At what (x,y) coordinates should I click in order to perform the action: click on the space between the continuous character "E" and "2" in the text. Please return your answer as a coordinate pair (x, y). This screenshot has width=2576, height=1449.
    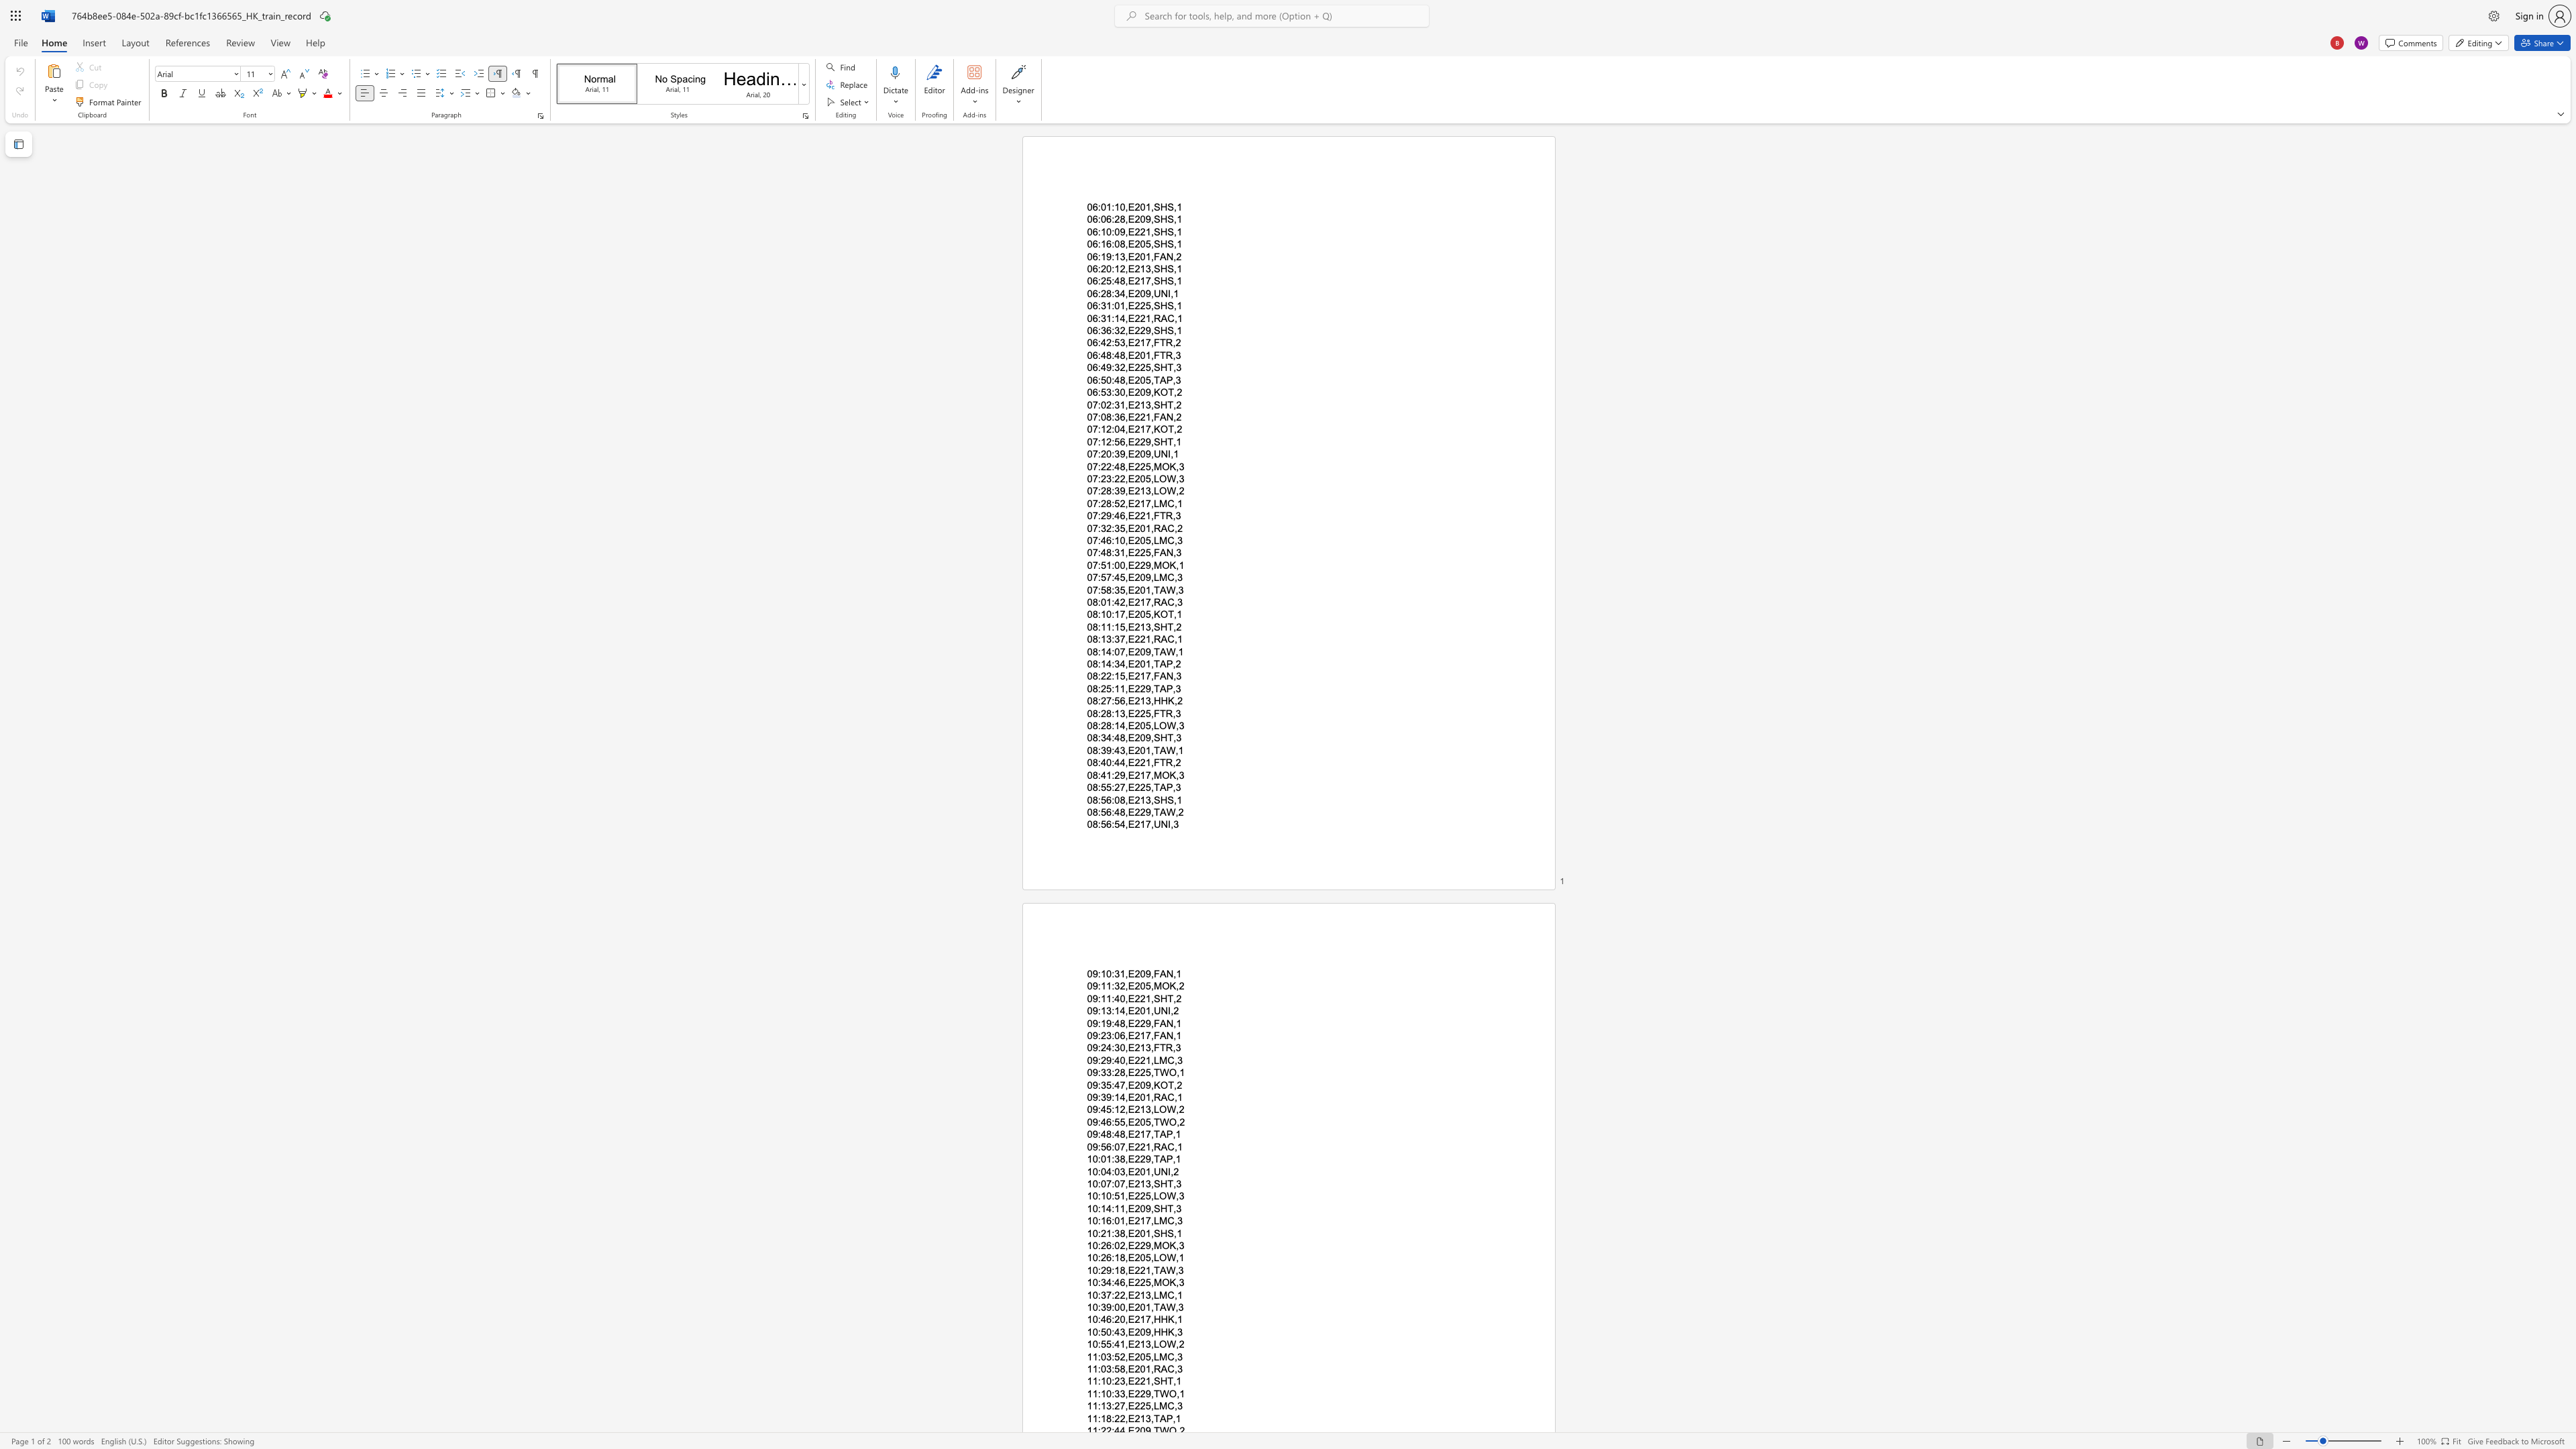
    Looking at the image, I should click on (1133, 600).